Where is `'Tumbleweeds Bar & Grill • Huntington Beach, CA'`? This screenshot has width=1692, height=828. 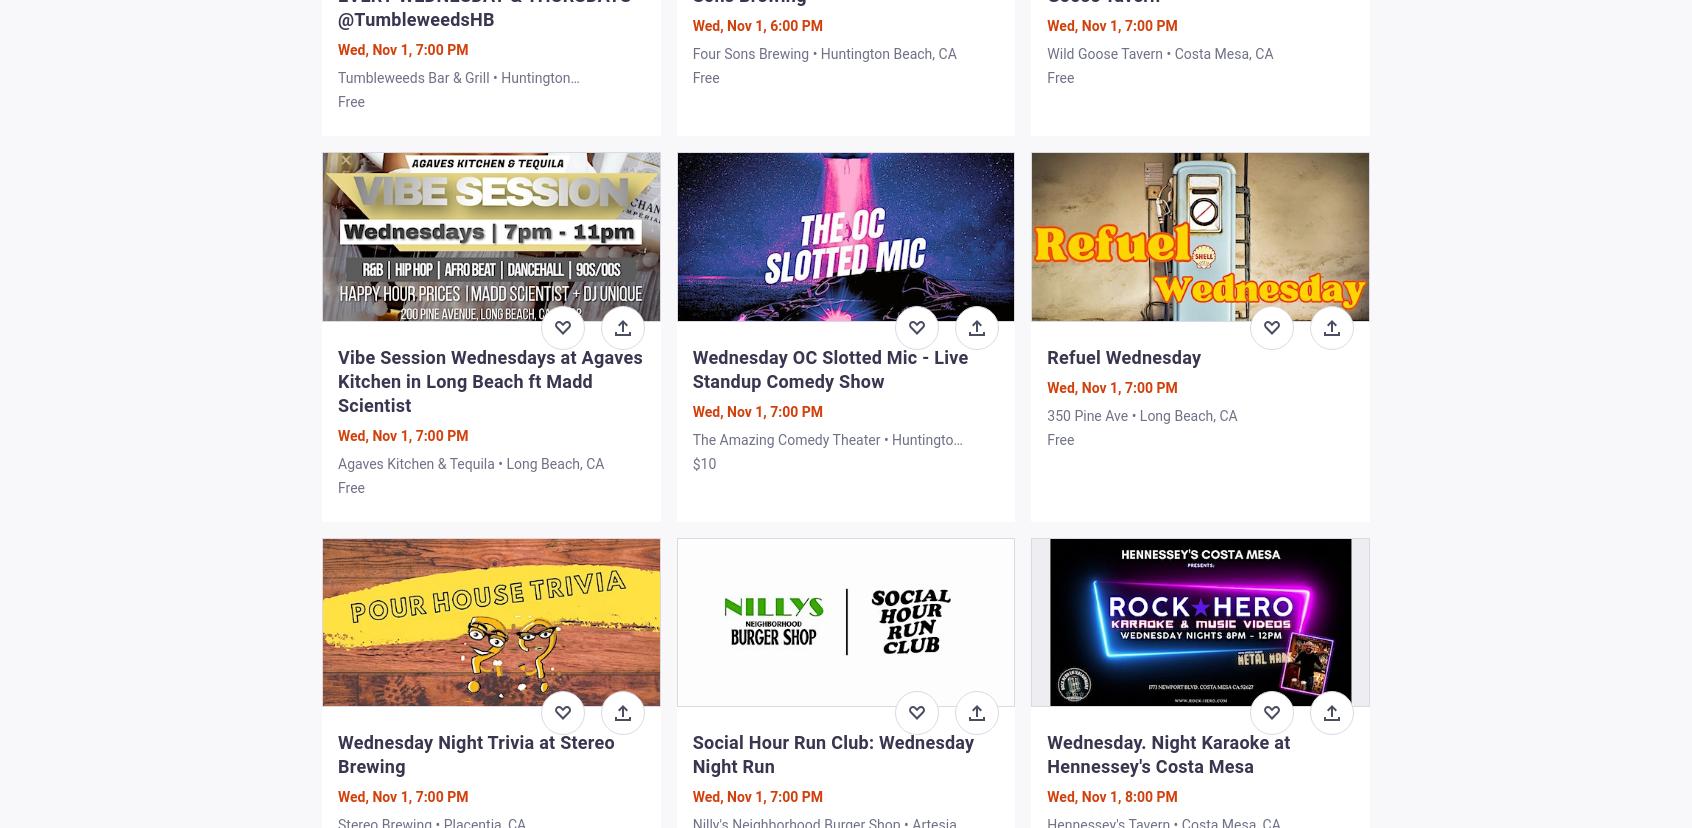 'Tumbleweeds Bar & Grill • Huntington Beach, CA' is located at coordinates (337, 88).